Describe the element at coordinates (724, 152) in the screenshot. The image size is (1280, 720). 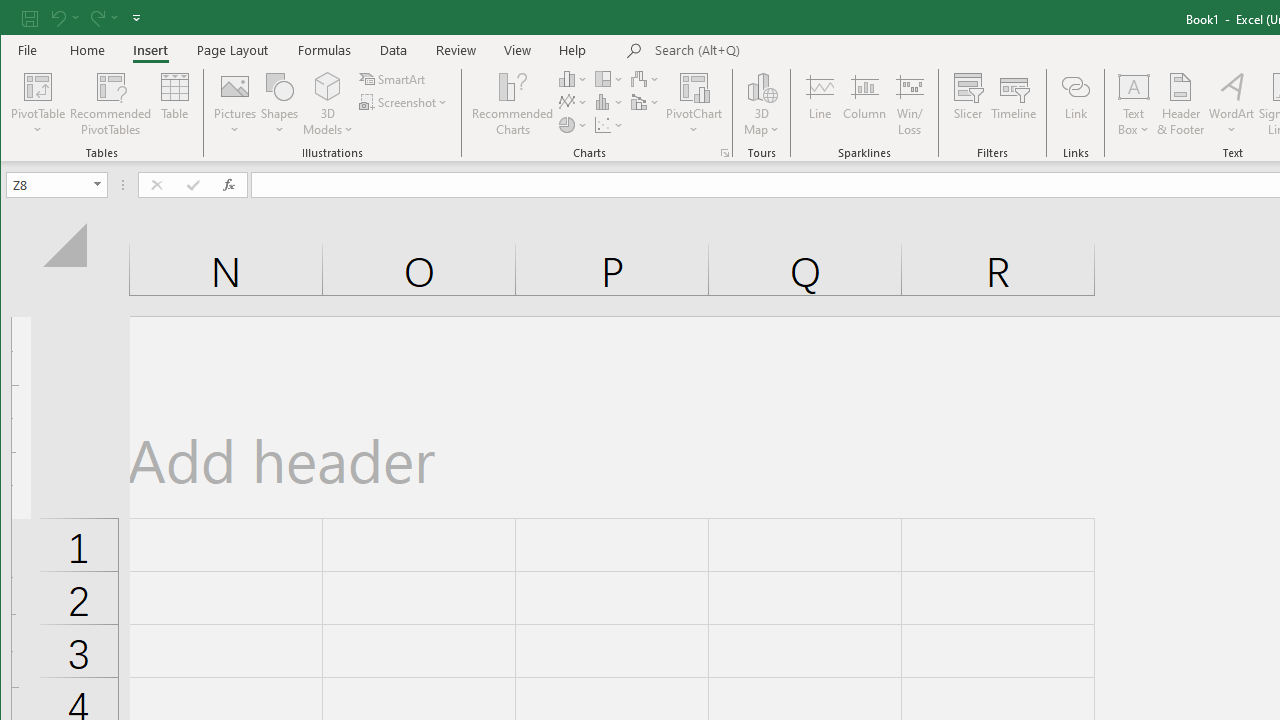
I see `'Recommended Charts'` at that location.